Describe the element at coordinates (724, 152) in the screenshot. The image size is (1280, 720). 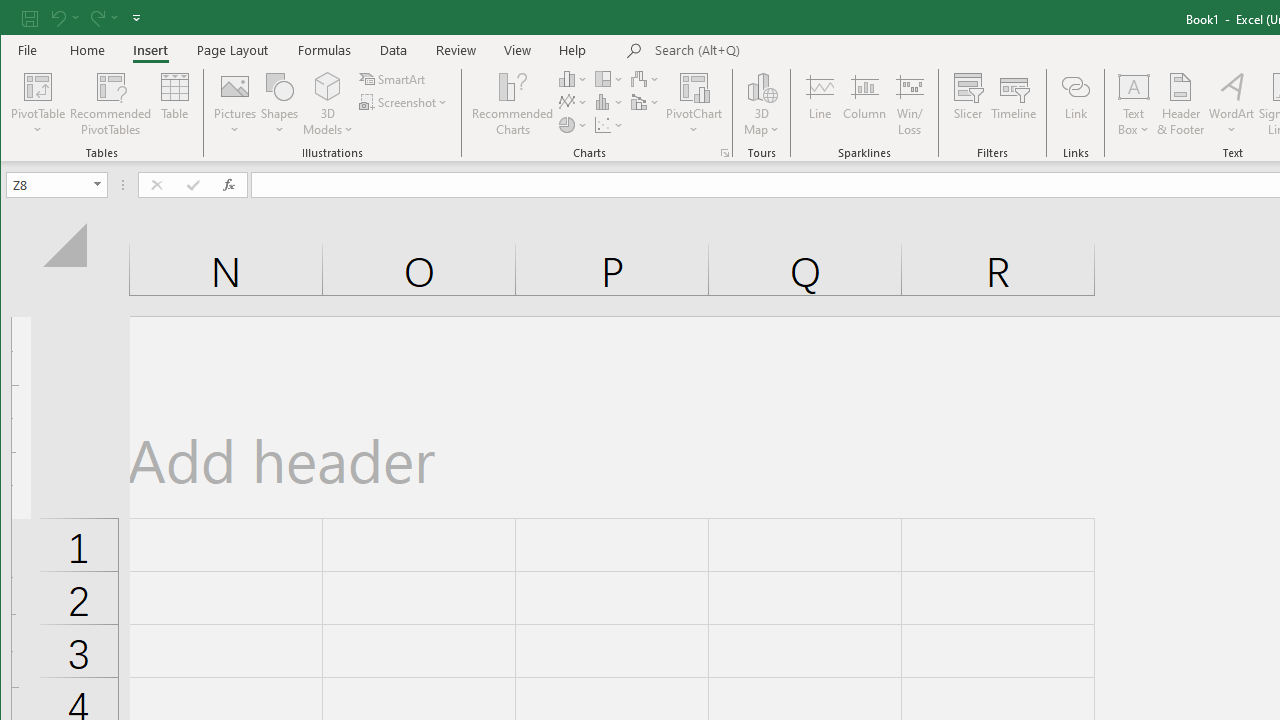
I see `'Recommended Charts'` at that location.